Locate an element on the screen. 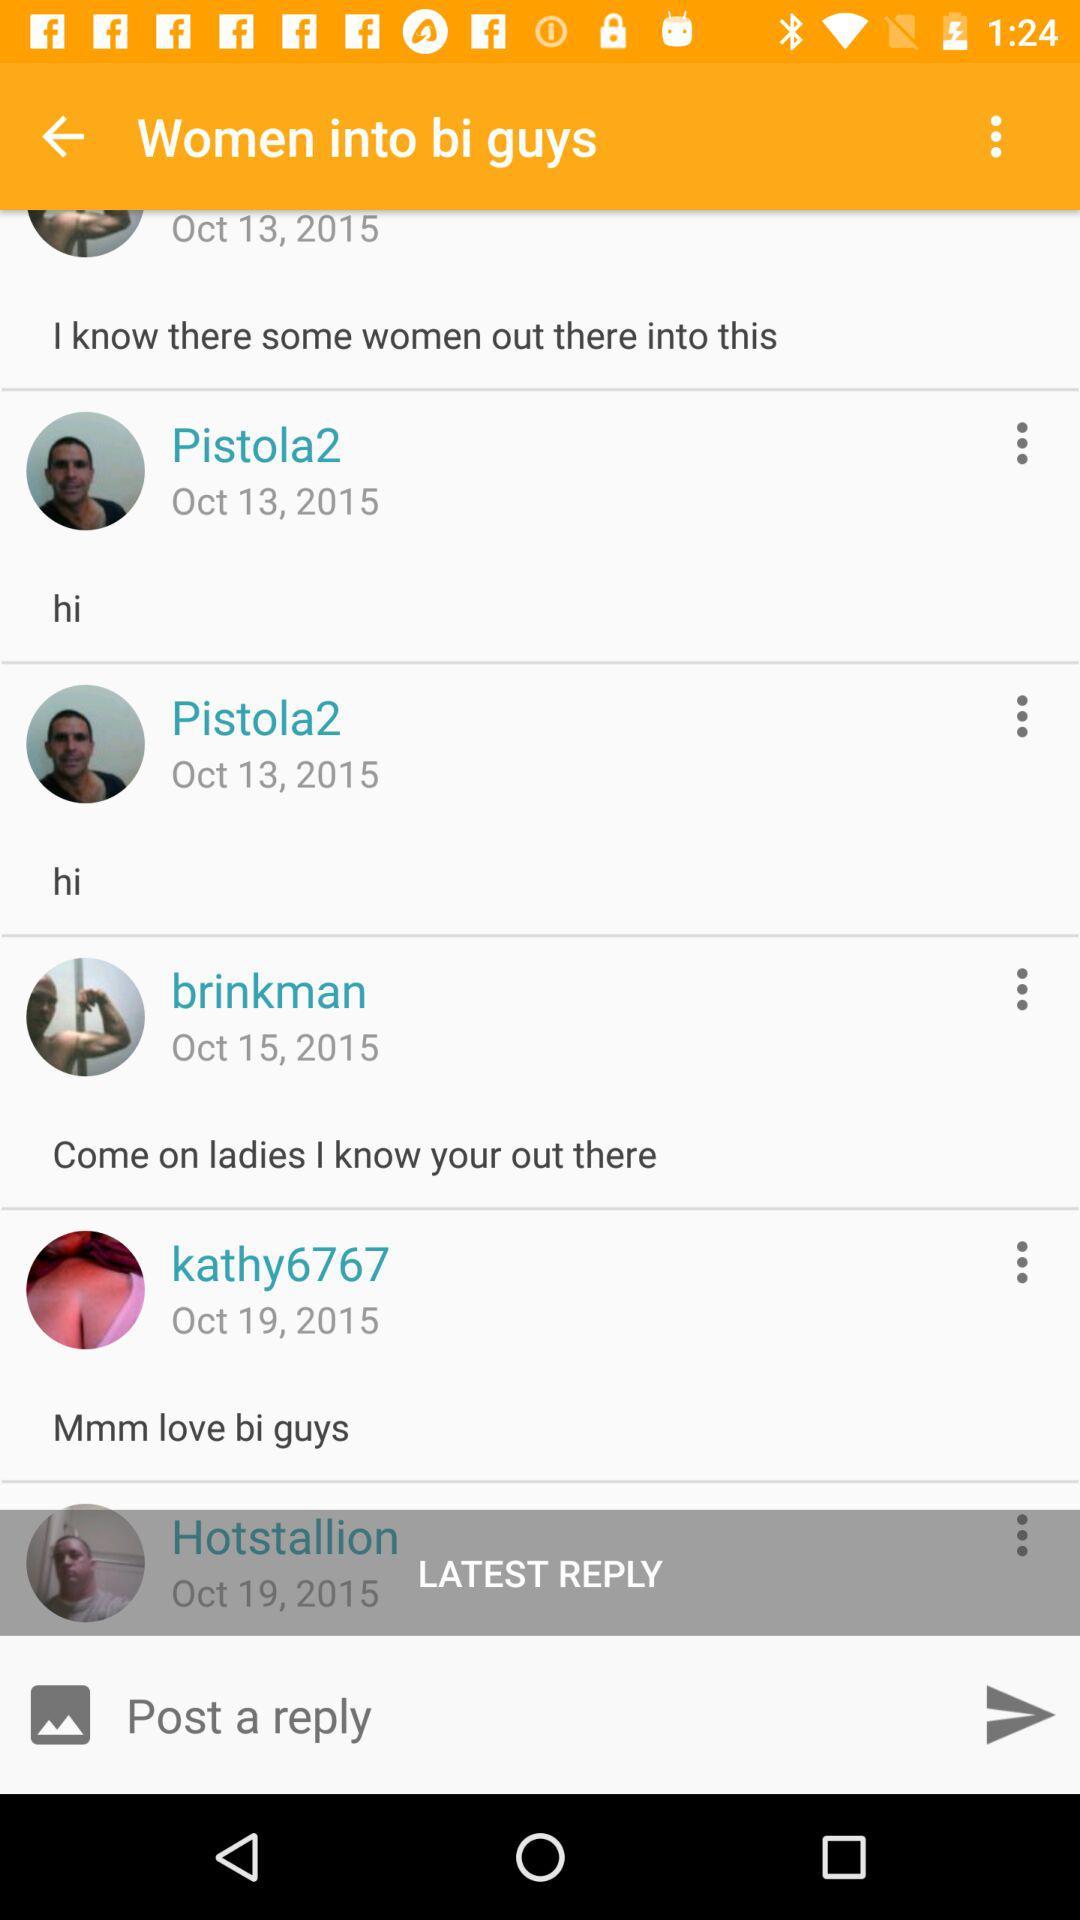  profile picture is located at coordinates (84, 469).